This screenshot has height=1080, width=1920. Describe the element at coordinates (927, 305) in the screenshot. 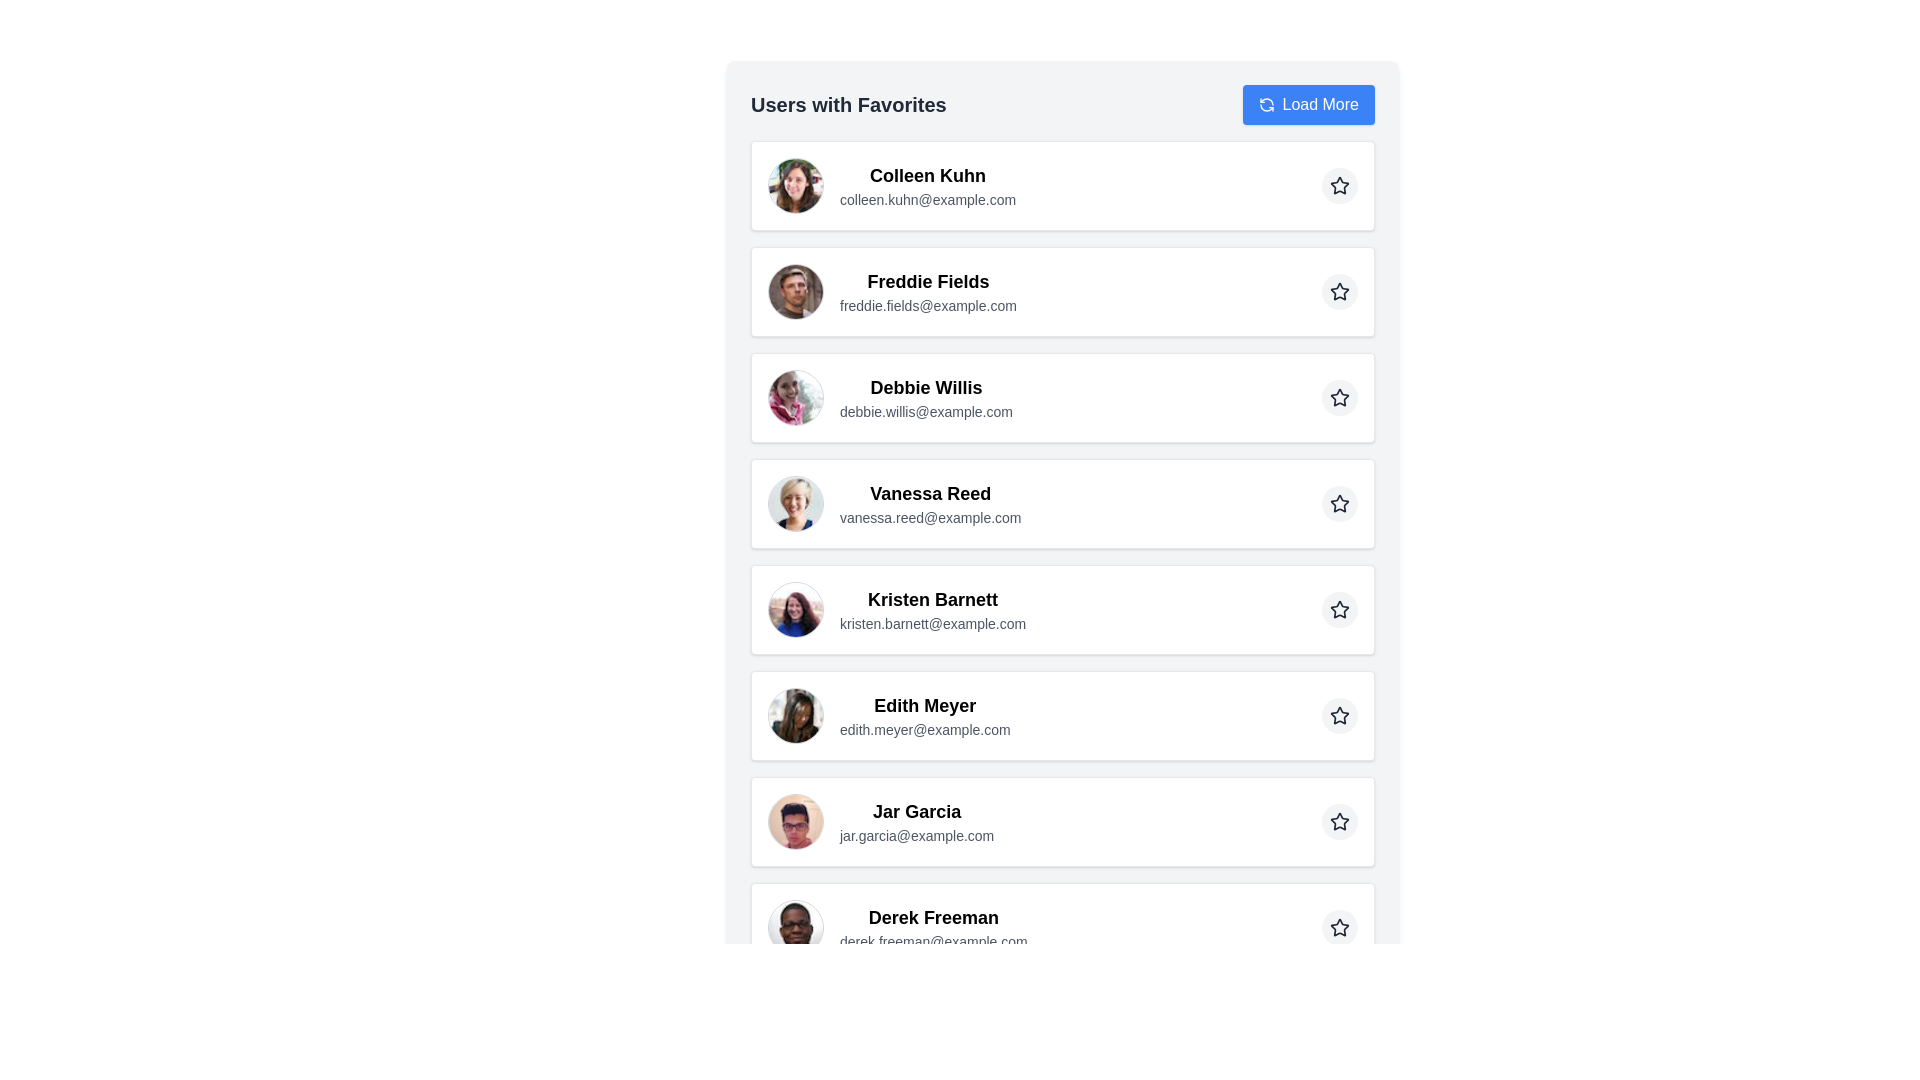

I see `the Text Label displaying the email address for user 'Freddie Fields', located below the user's name in the vertical stack layout` at that location.